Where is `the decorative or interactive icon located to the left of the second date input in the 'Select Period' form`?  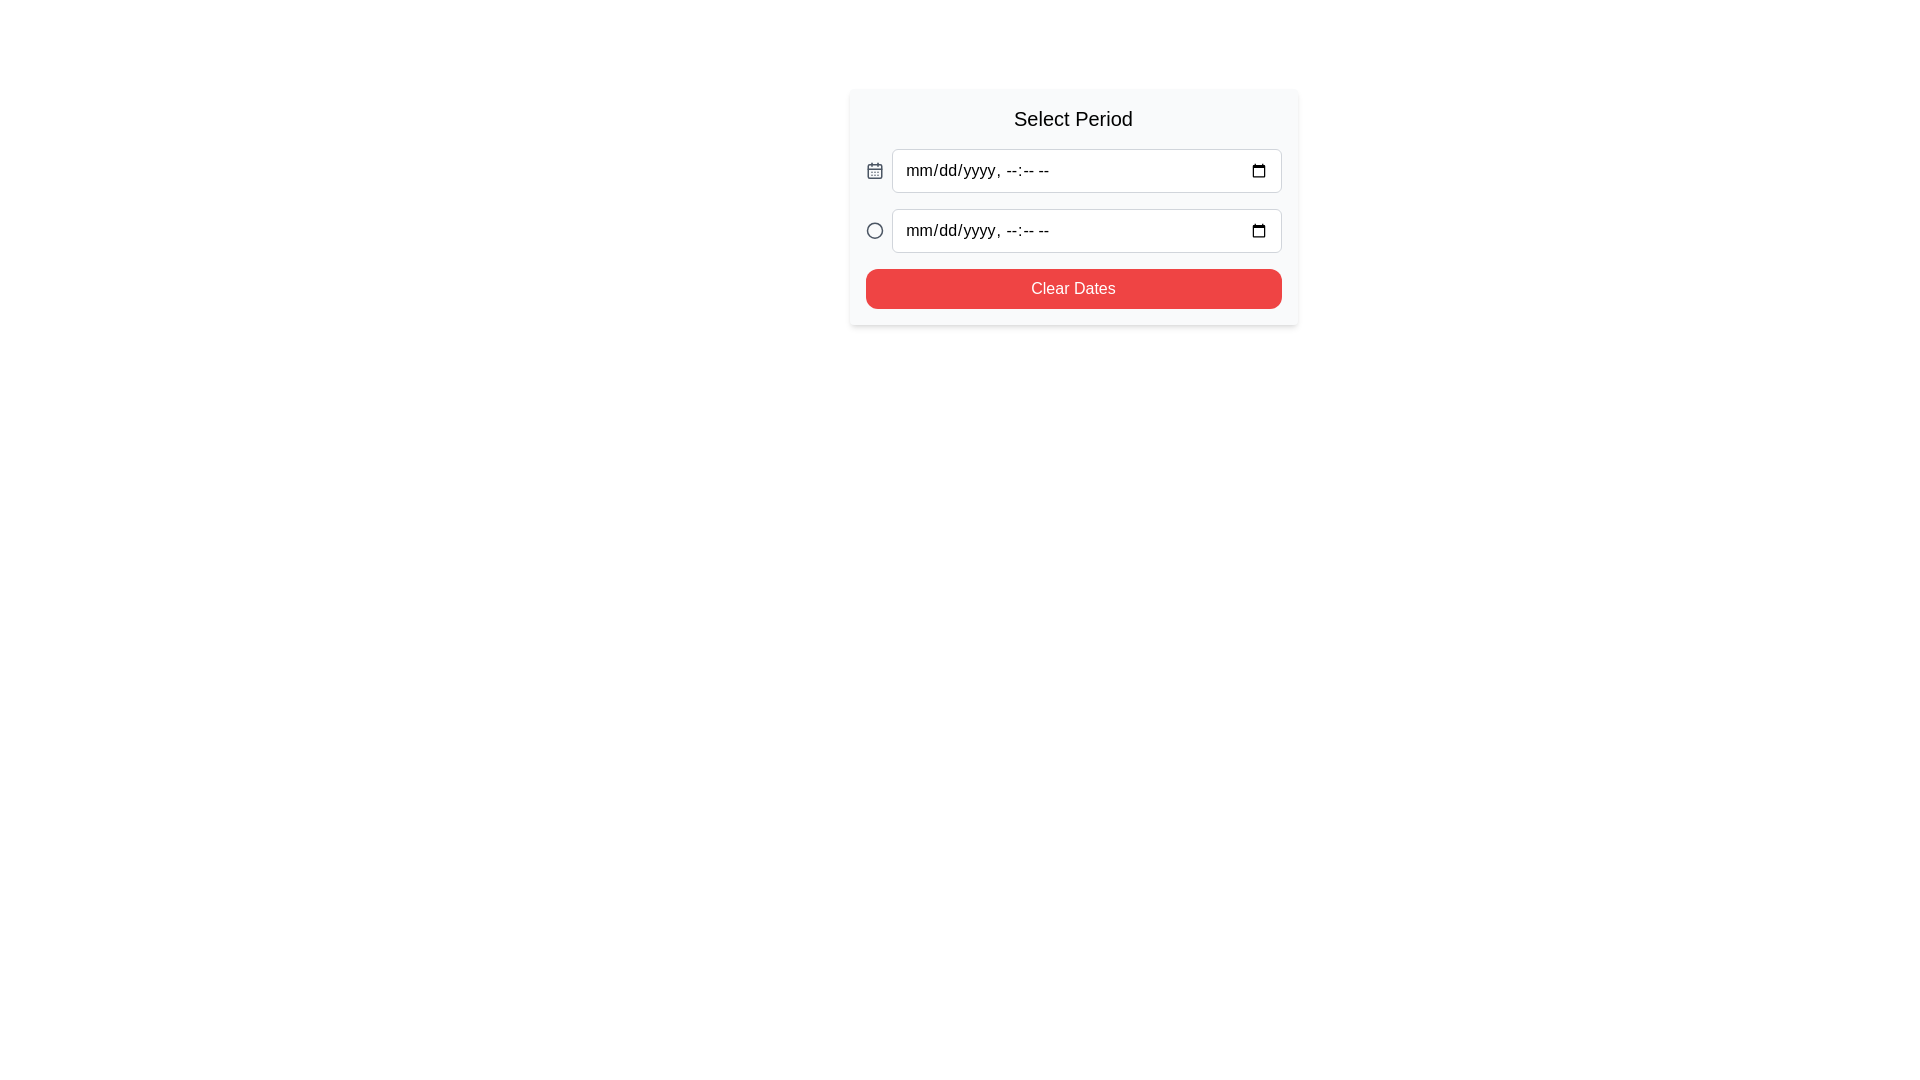 the decorative or interactive icon located to the left of the second date input in the 'Select Period' form is located at coordinates (874, 230).